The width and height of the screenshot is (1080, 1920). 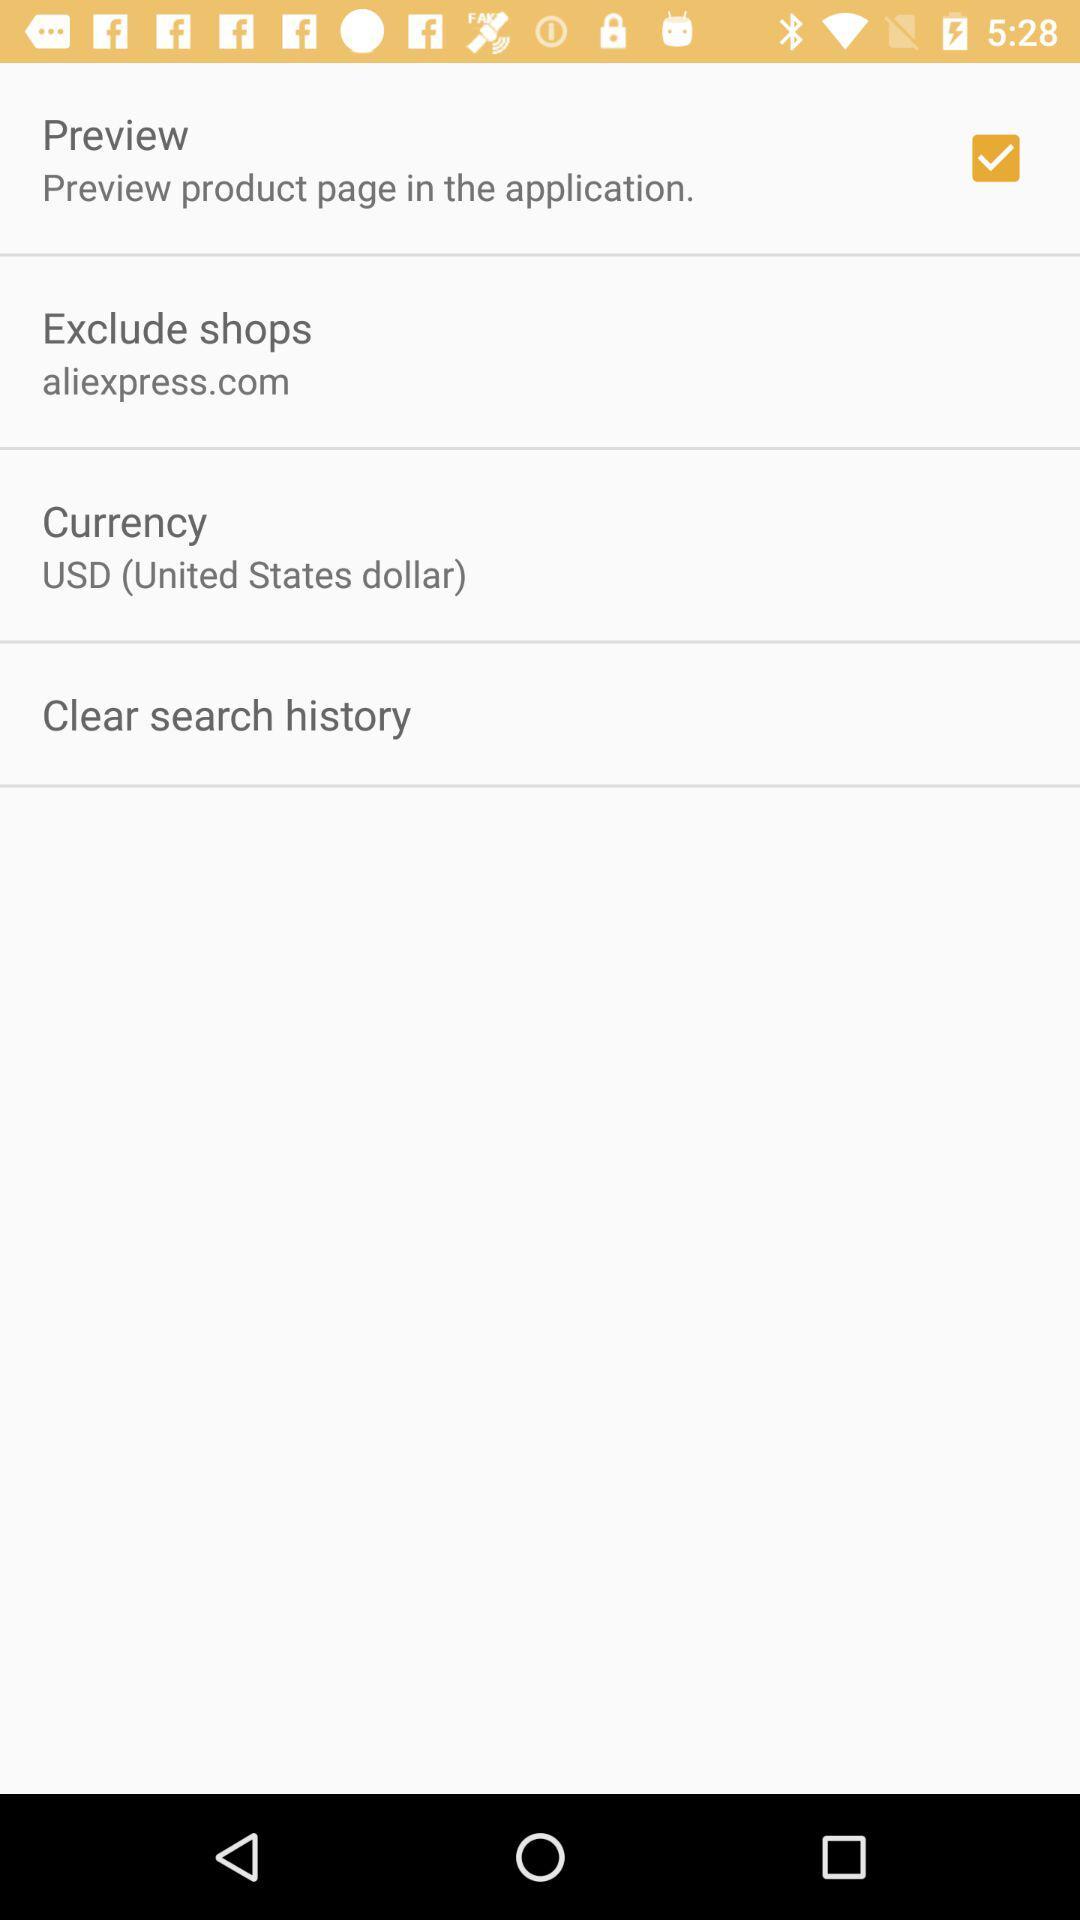 I want to click on app above the currency icon, so click(x=165, y=380).